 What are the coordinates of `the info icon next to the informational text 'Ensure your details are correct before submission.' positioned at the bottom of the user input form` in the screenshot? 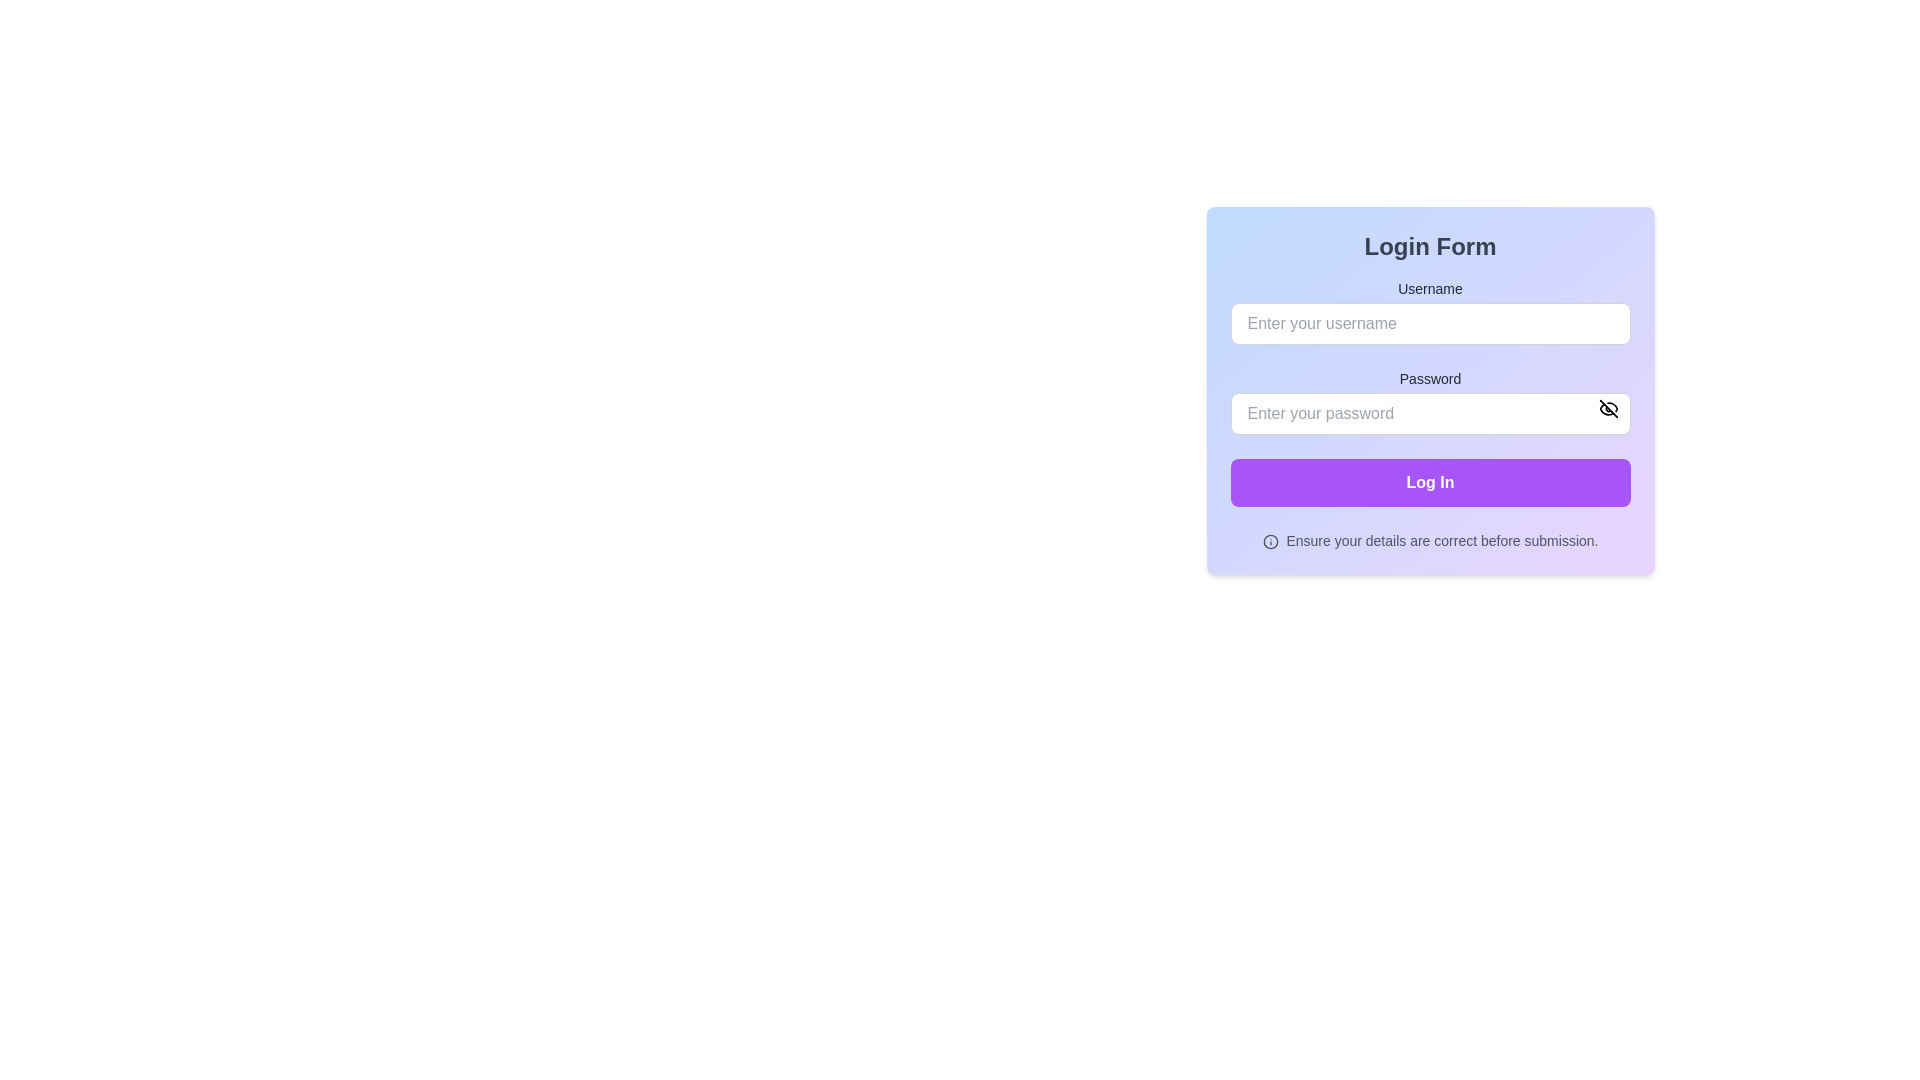 It's located at (1429, 540).